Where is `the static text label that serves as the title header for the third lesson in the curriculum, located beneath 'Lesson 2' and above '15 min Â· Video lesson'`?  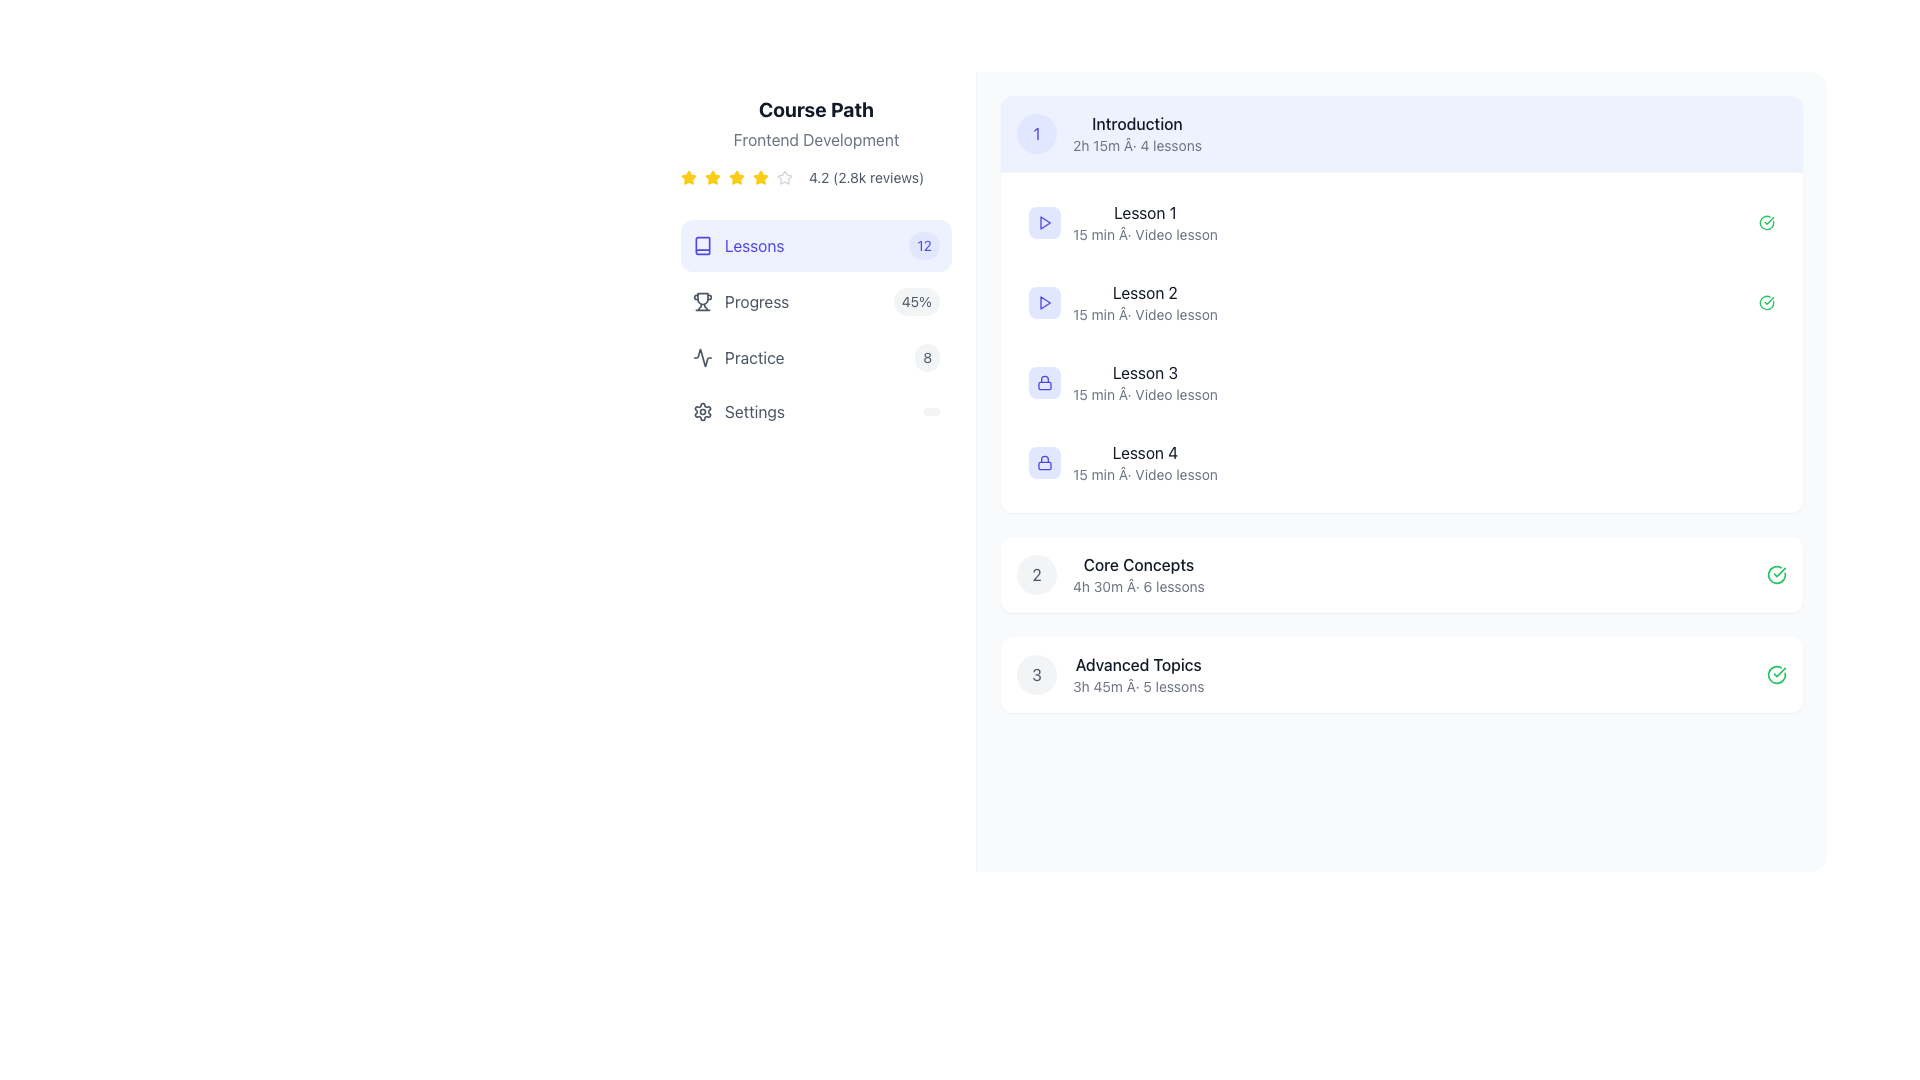 the static text label that serves as the title header for the third lesson in the curriculum, located beneath 'Lesson 2' and above '15 min Â· Video lesson' is located at coordinates (1145, 373).